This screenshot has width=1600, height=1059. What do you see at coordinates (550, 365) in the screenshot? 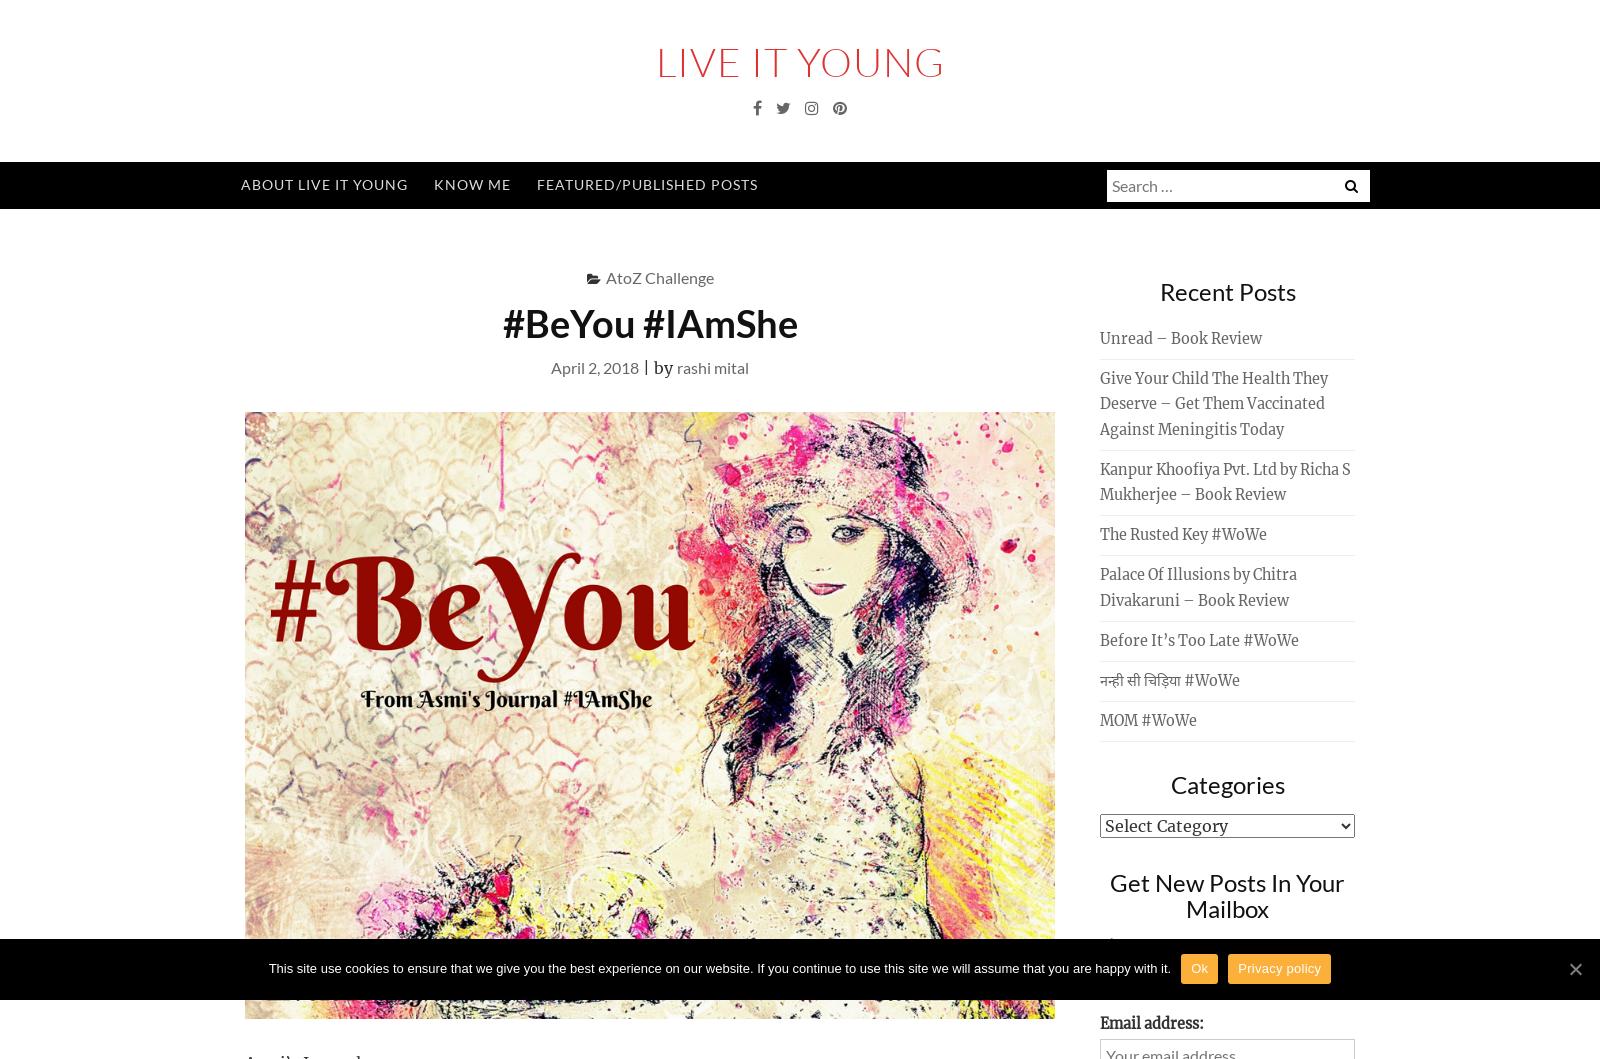
I see `'April 2, 2018'` at bounding box center [550, 365].